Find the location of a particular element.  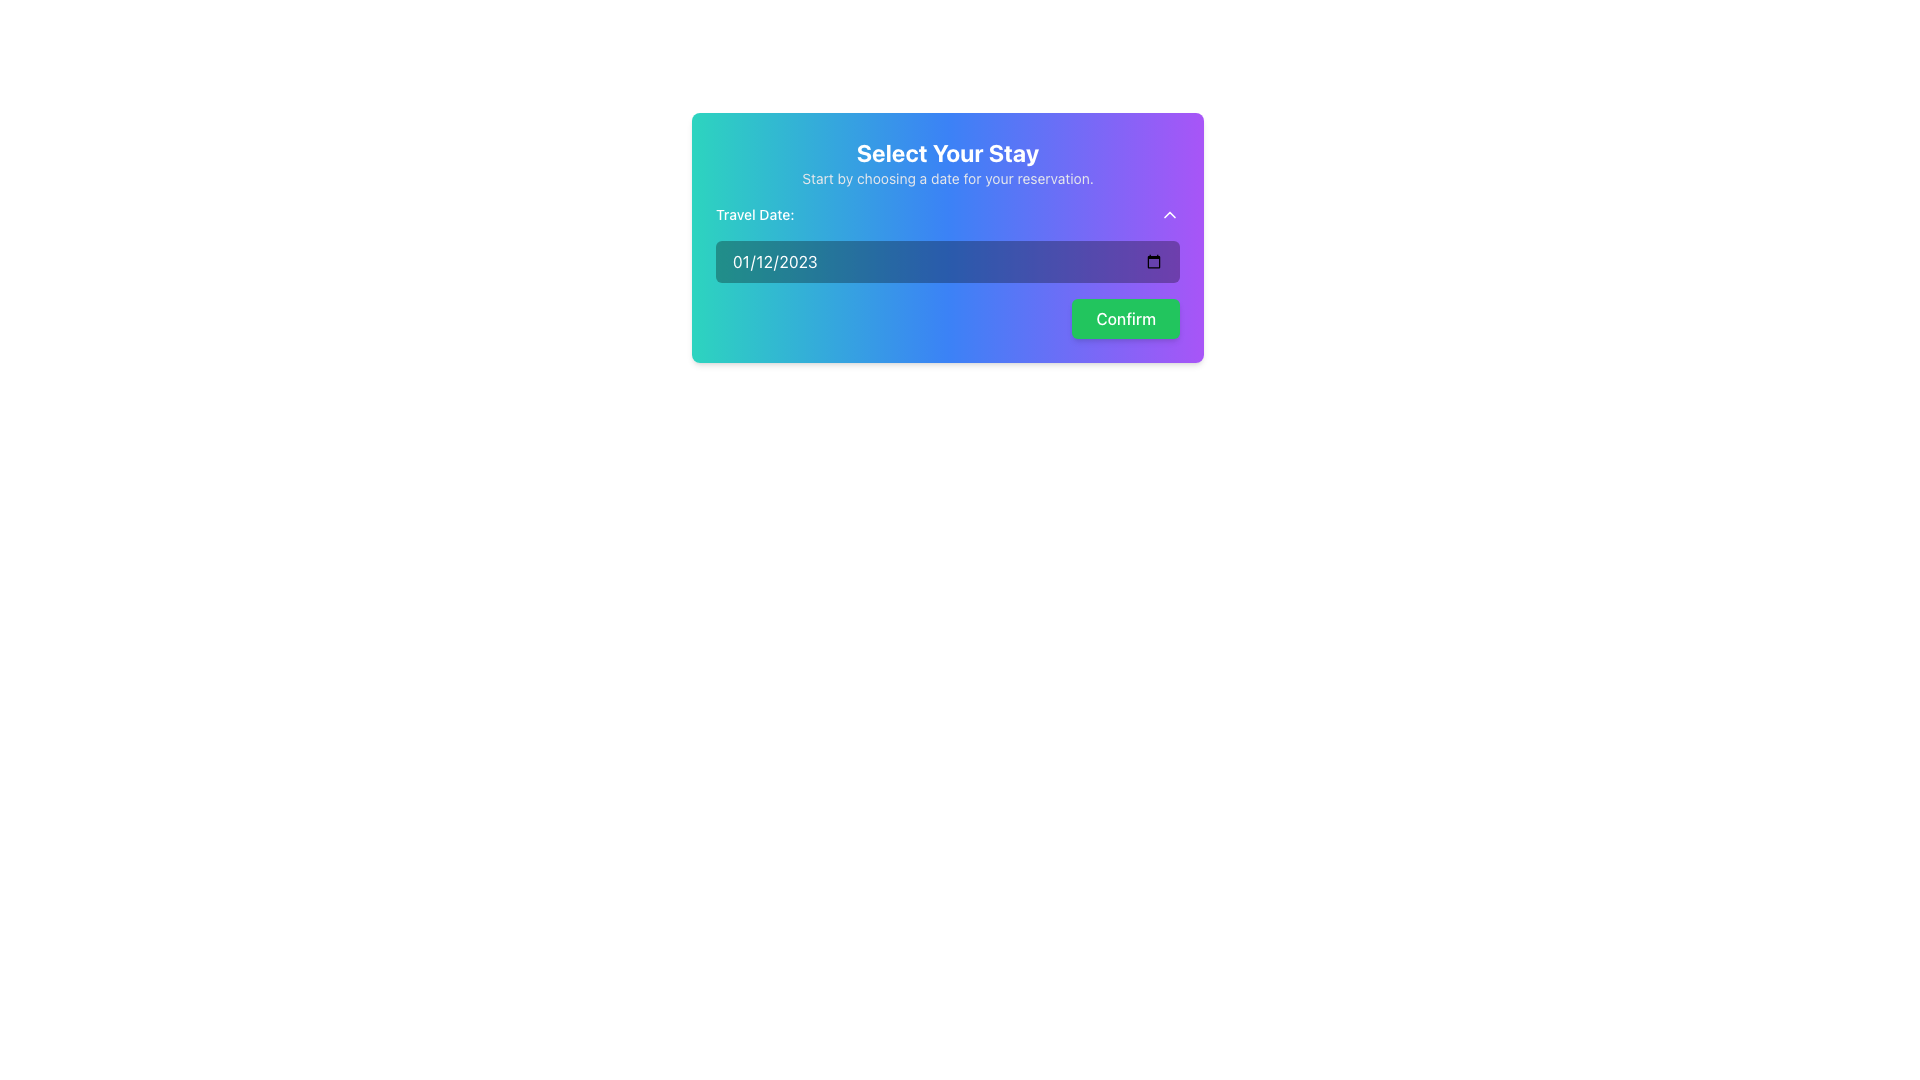

the green rectangular button labeled 'Confirm' located in the bottom-right region of the 'Select Your Stay' modal to confirm is located at coordinates (1126, 318).